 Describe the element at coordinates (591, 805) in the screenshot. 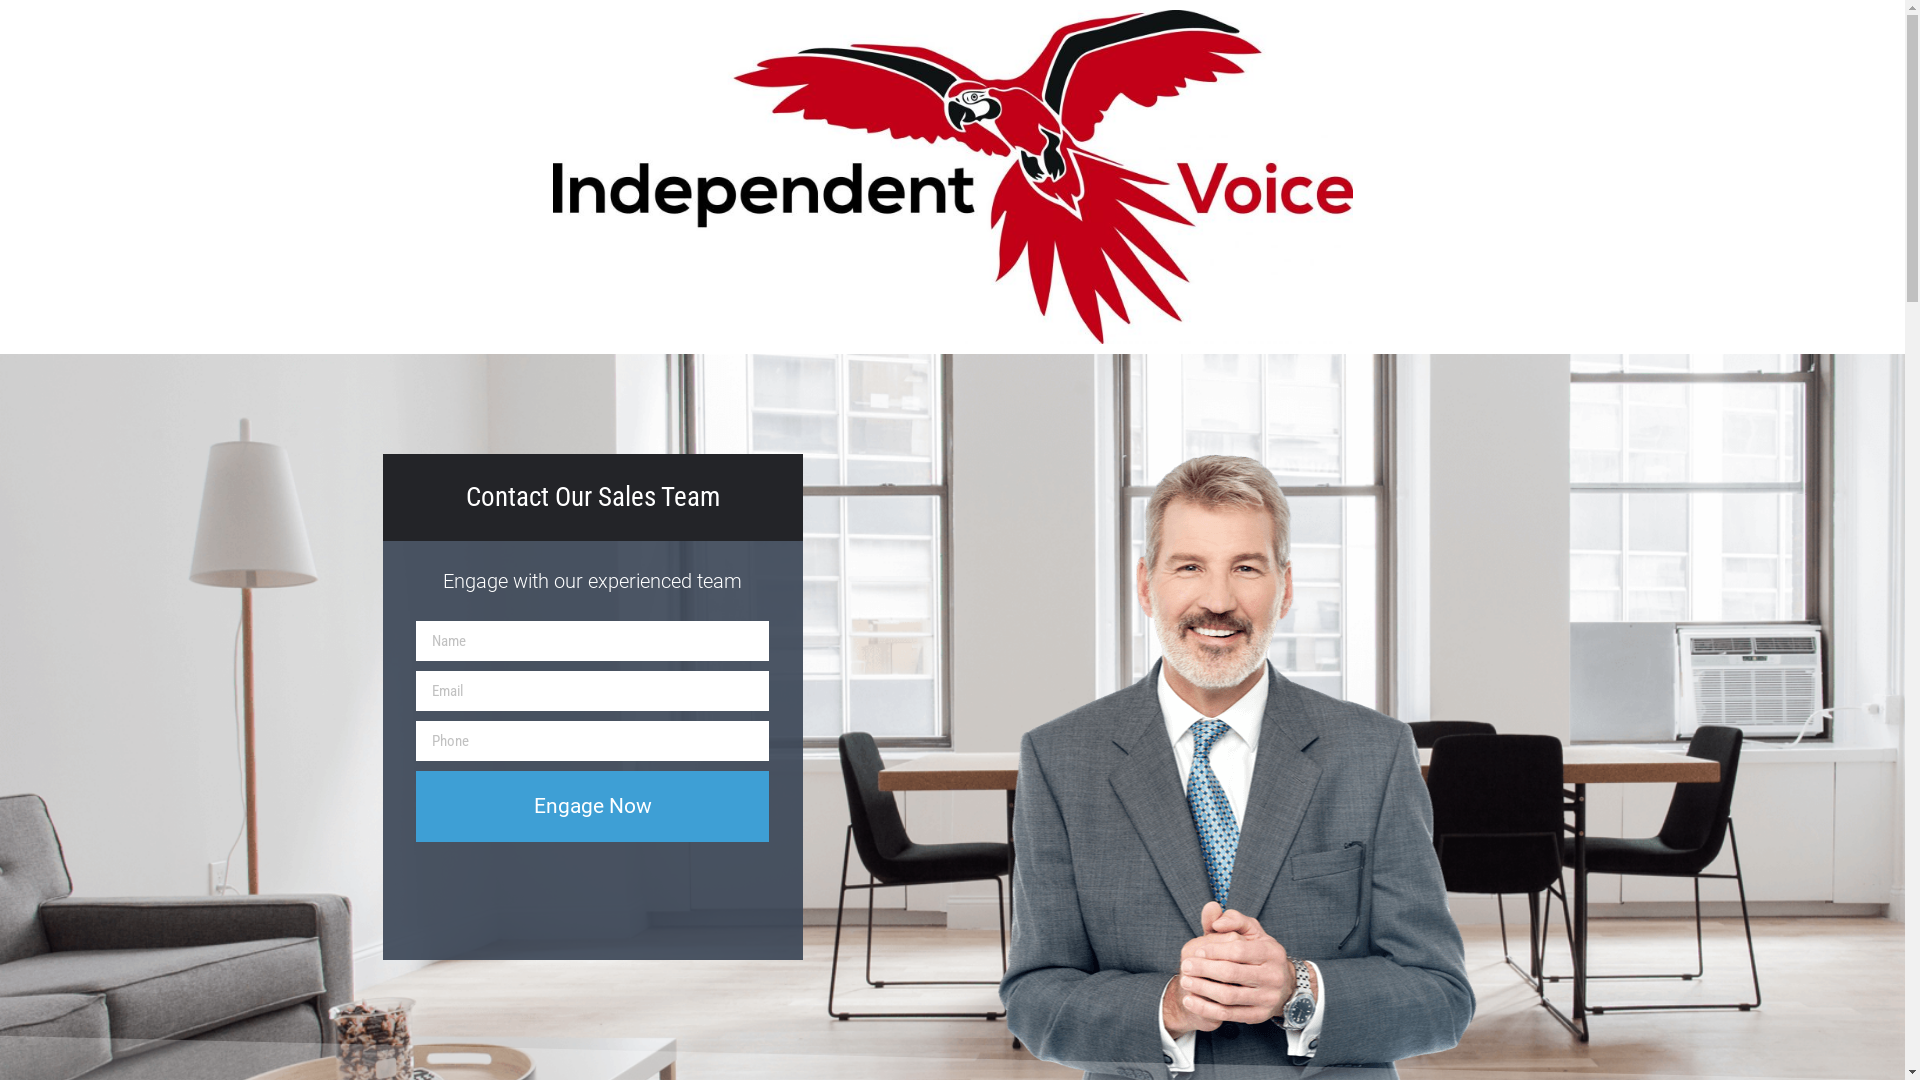

I see `'Engage Now'` at that location.